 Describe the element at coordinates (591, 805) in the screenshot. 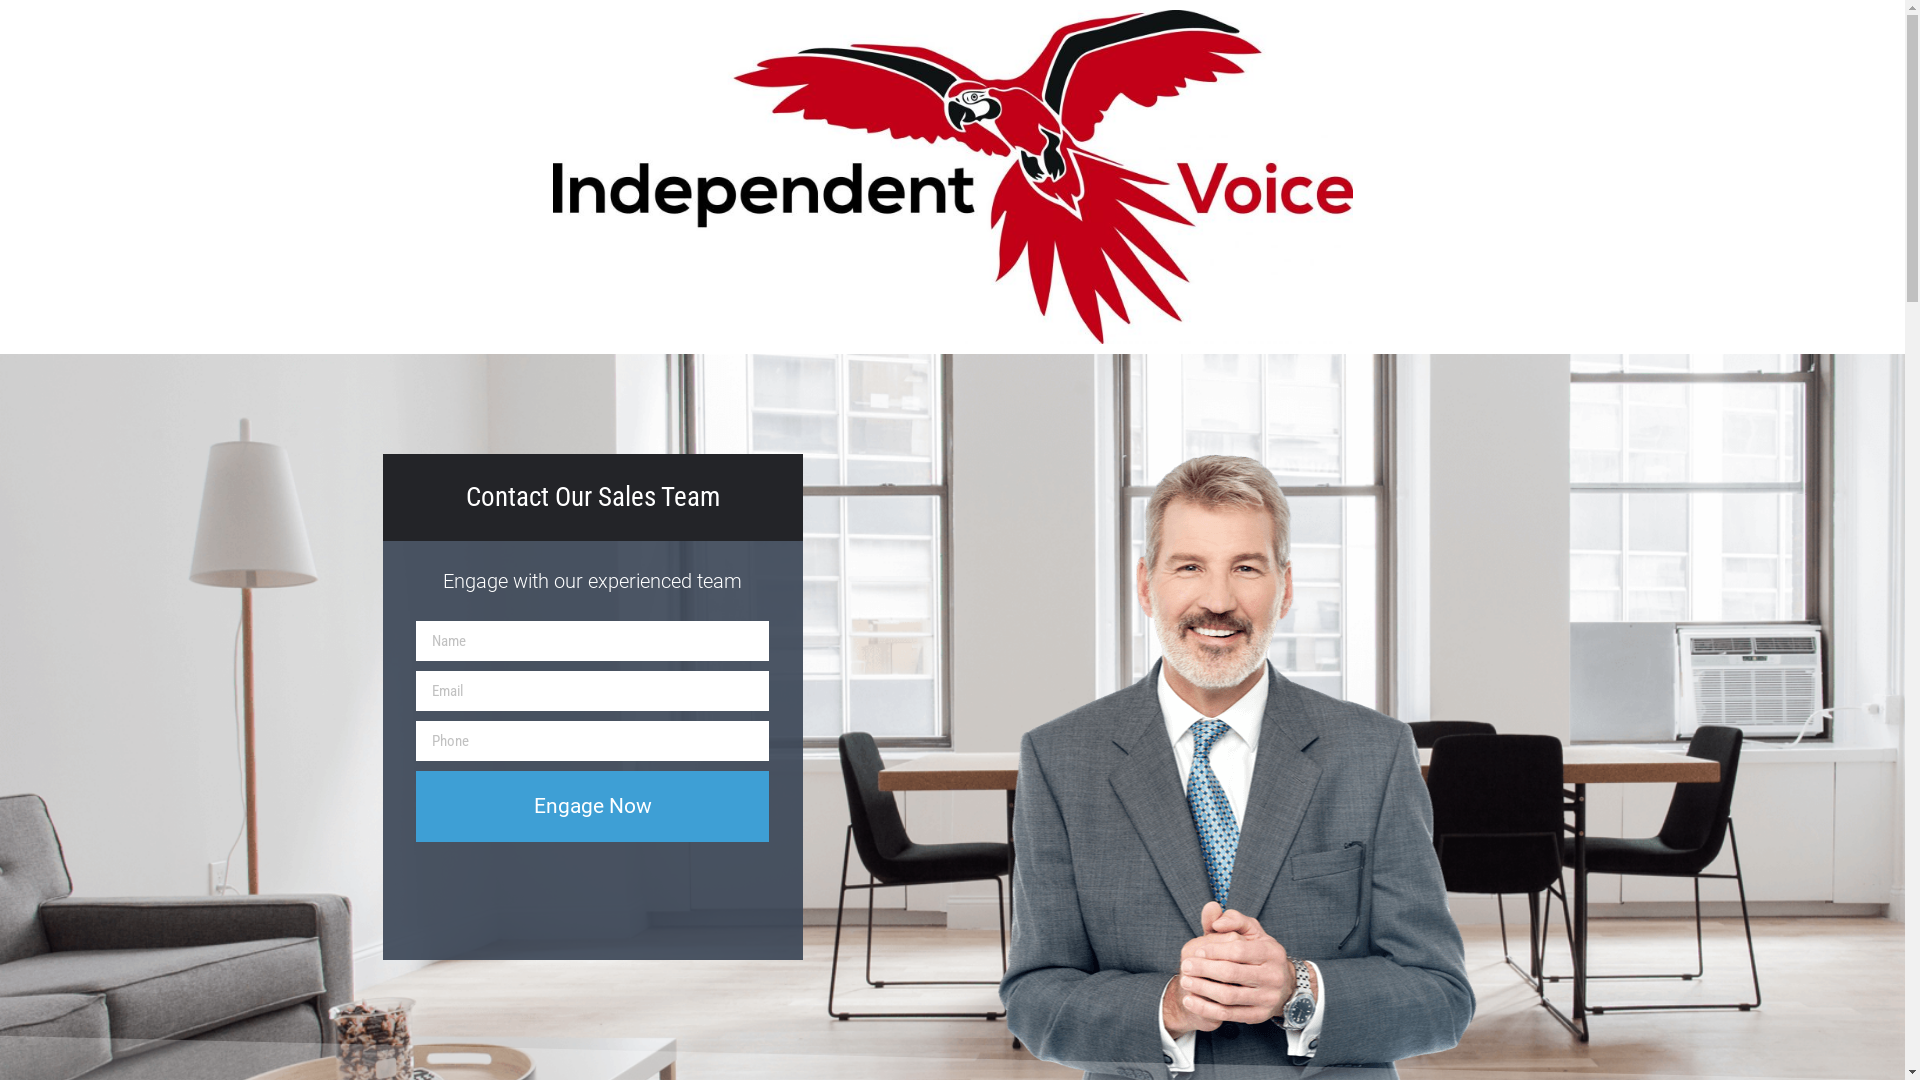

I see `'Engage Now'` at that location.